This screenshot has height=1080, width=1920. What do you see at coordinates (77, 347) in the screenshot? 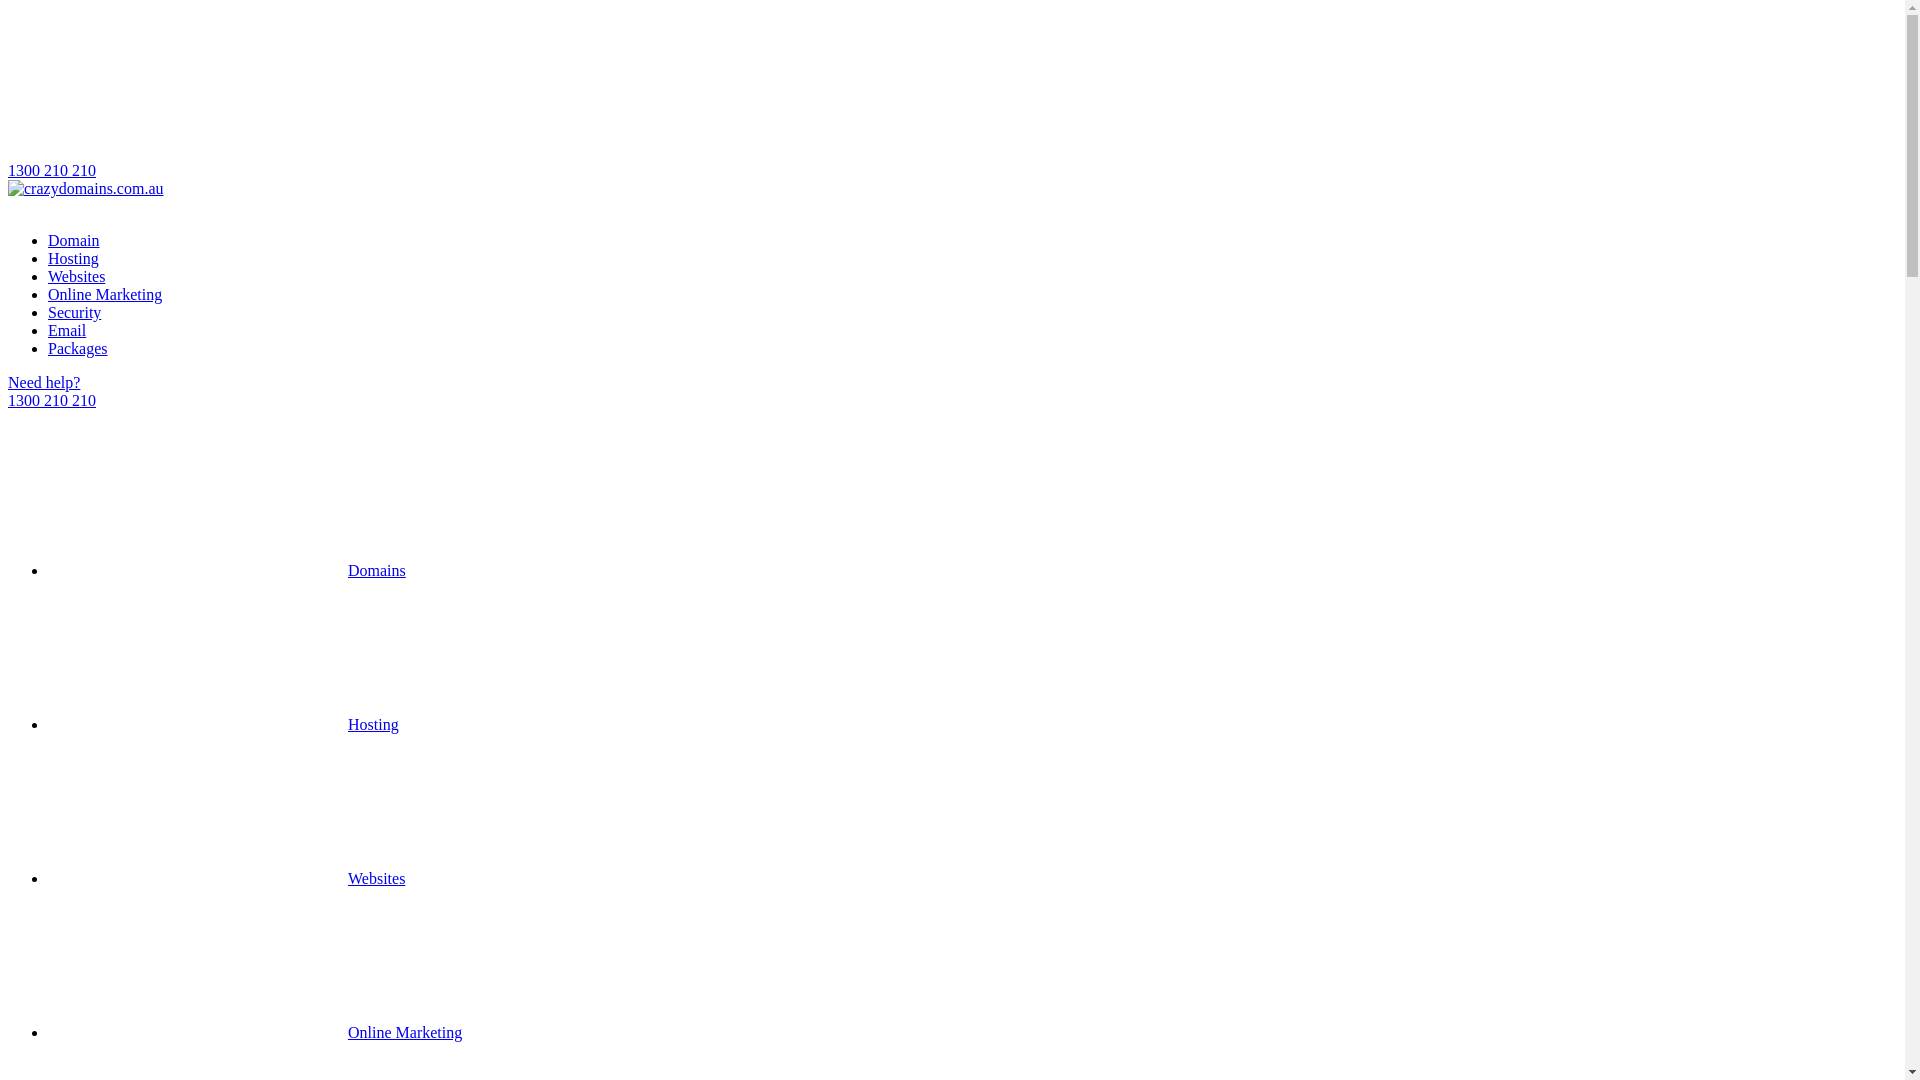
I see `'Packages'` at bounding box center [77, 347].